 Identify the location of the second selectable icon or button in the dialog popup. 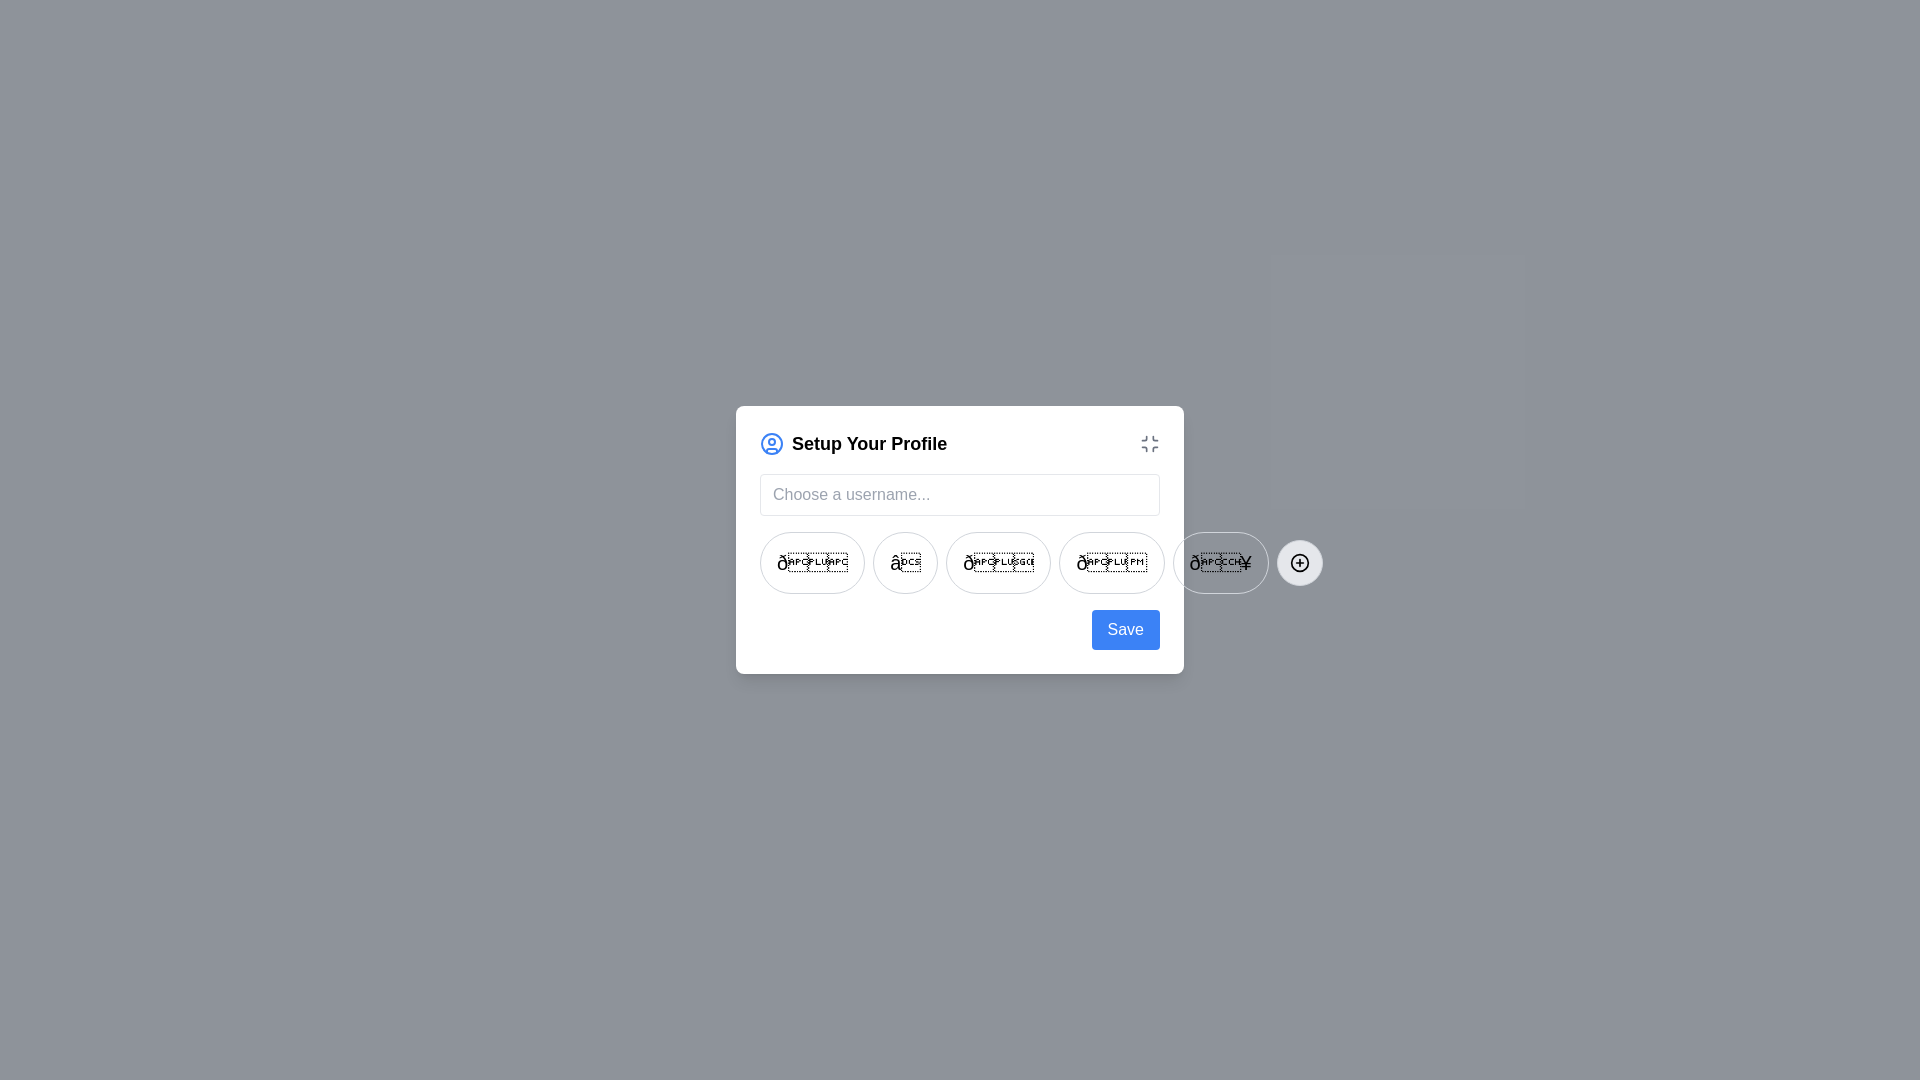
(904, 563).